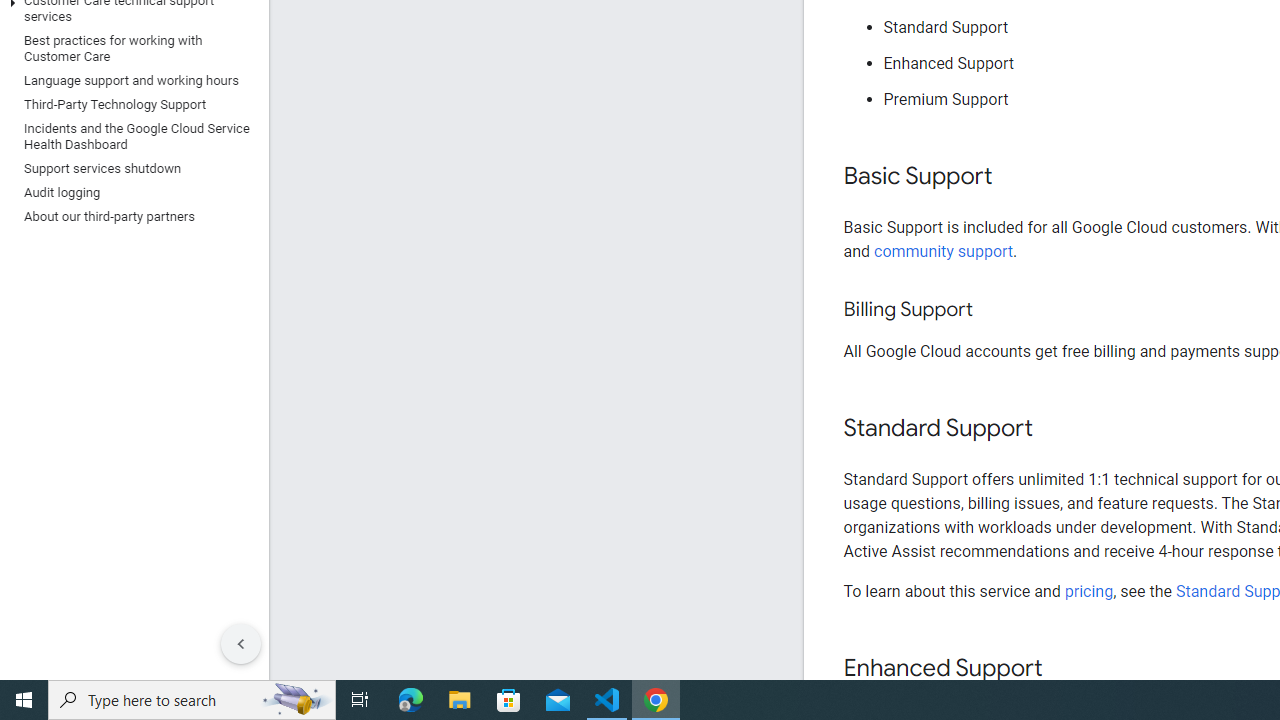  What do you see at coordinates (943, 250) in the screenshot?
I see `'community support'` at bounding box center [943, 250].